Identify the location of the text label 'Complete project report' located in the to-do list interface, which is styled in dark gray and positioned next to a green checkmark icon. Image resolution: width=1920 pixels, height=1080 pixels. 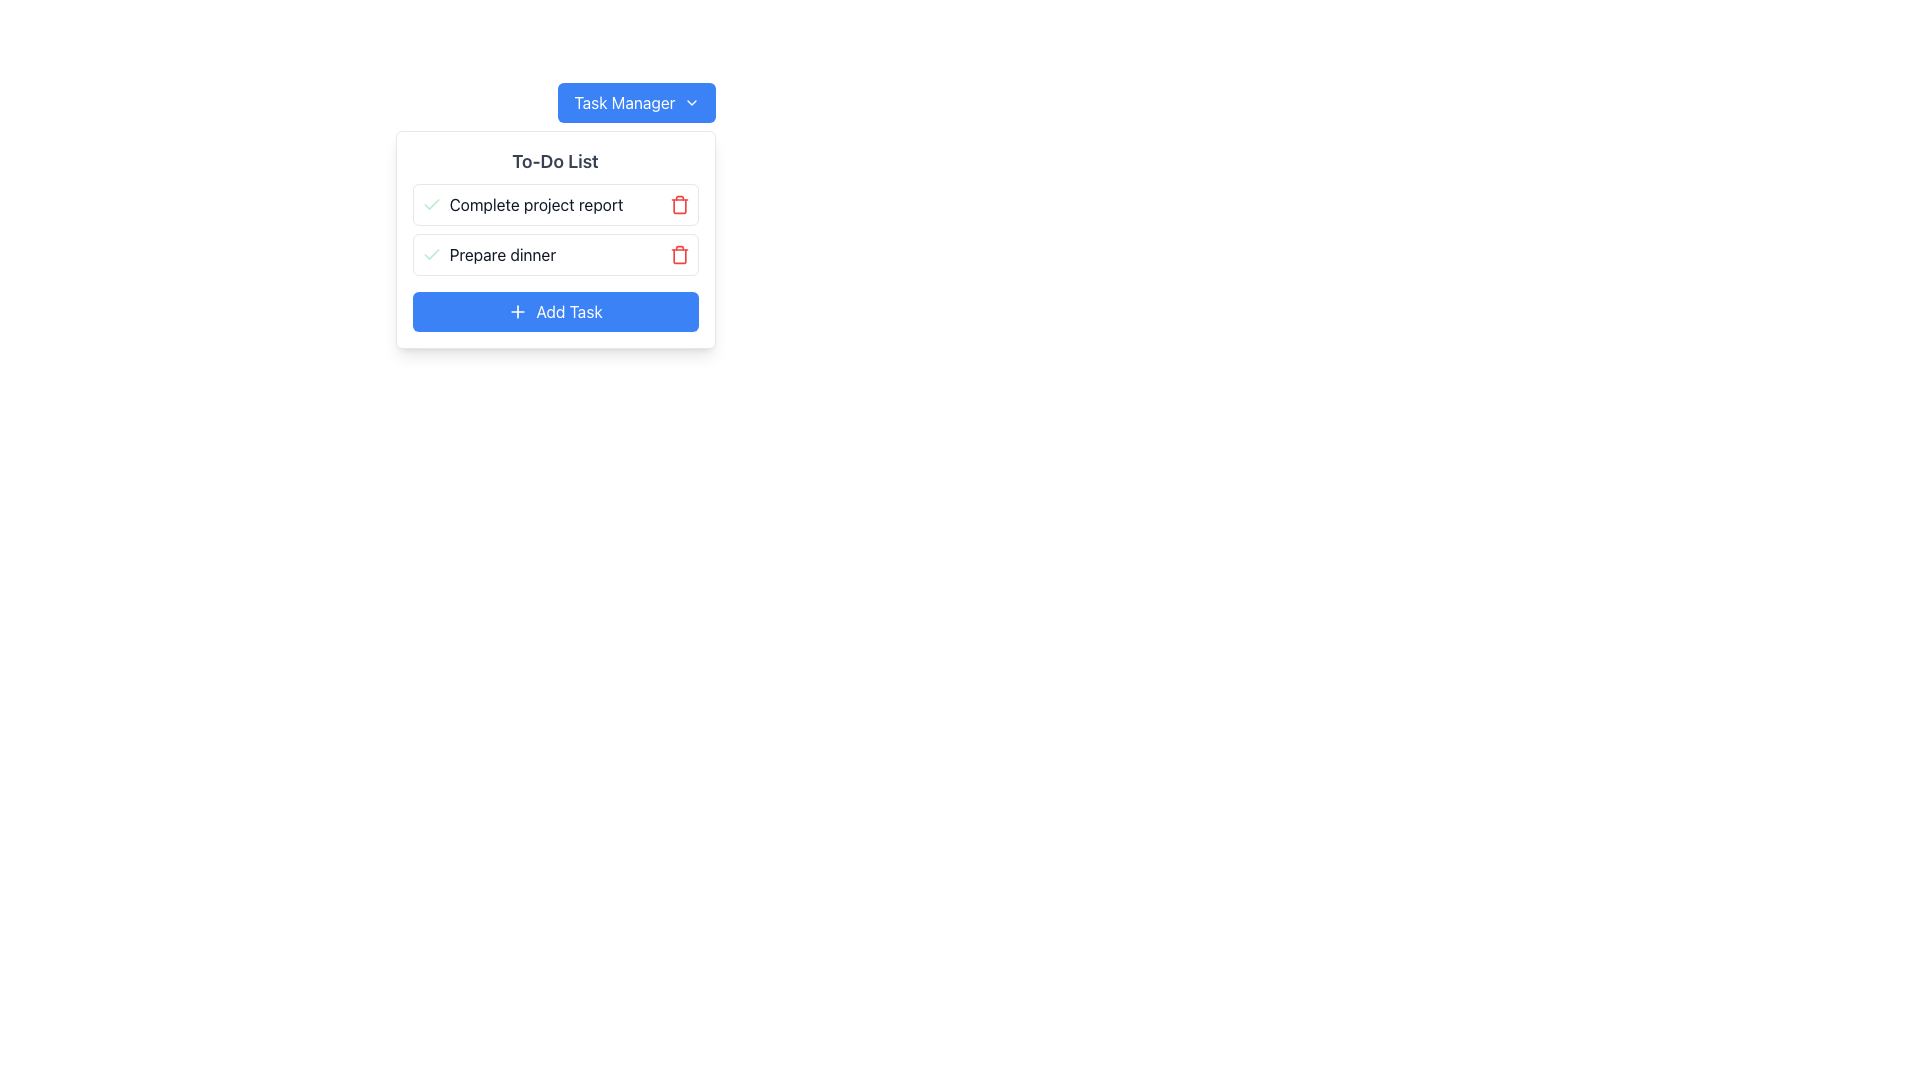
(522, 204).